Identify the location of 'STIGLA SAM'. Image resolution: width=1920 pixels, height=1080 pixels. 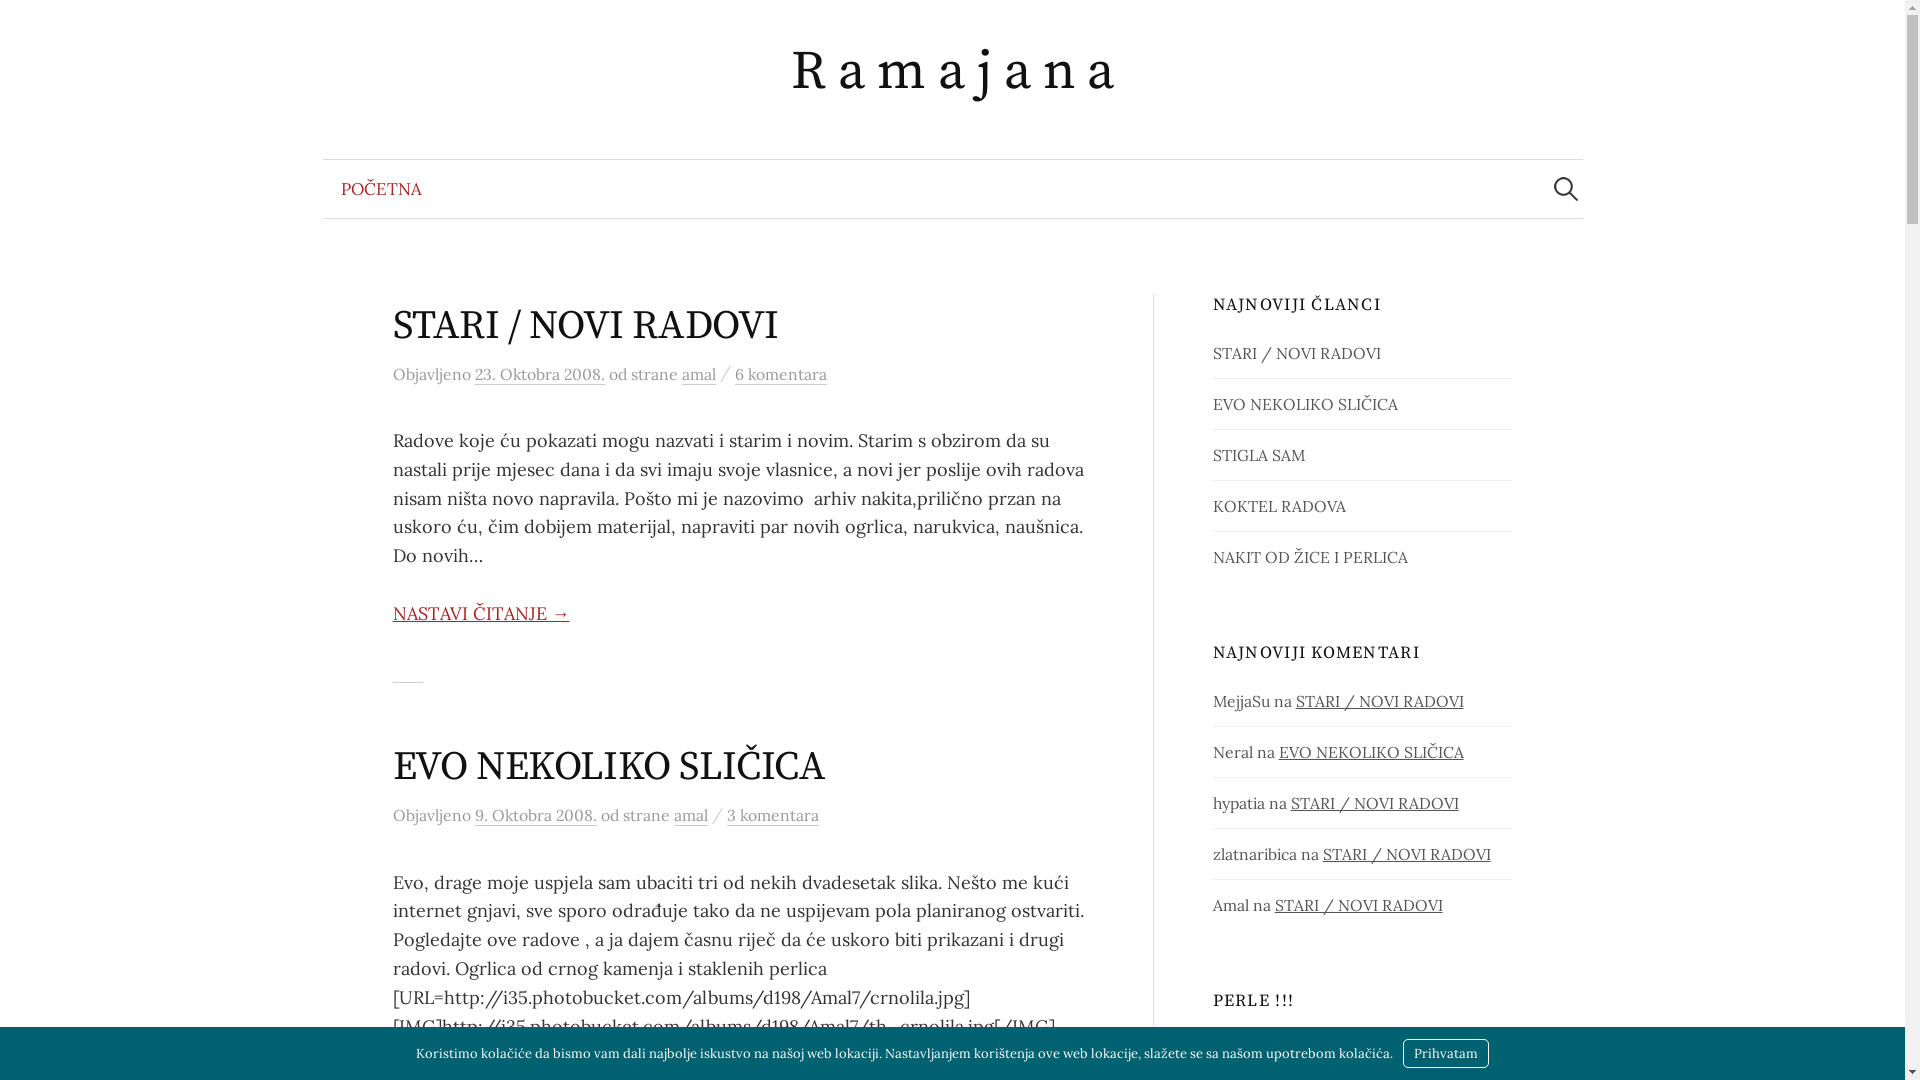
(1212, 455).